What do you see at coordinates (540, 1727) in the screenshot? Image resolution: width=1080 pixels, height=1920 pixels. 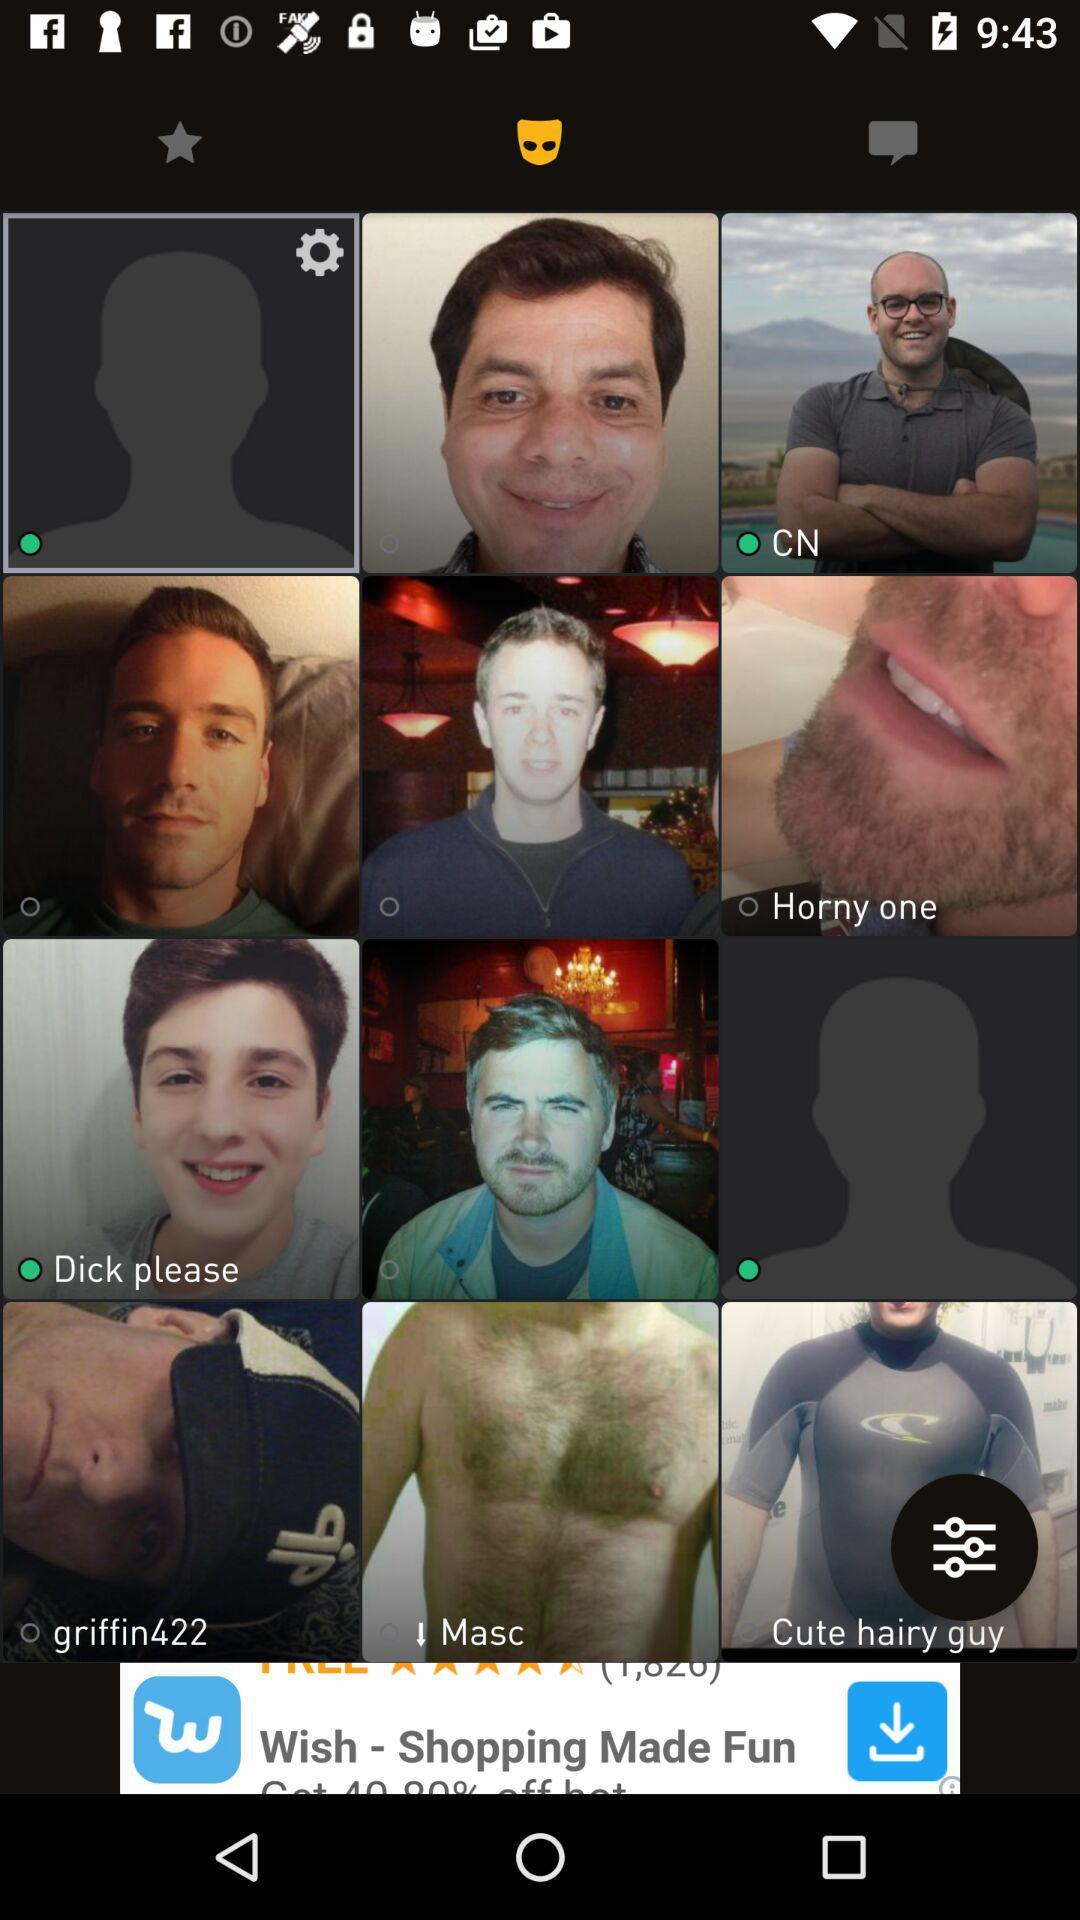 I see `open advertisement` at bounding box center [540, 1727].